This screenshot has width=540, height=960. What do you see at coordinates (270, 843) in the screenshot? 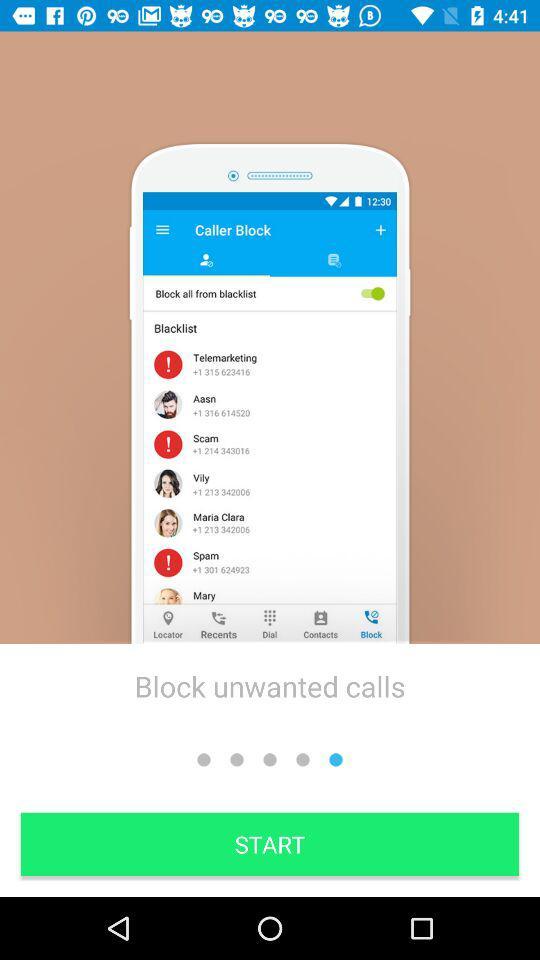
I see `the start button on the web page` at bounding box center [270, 843].